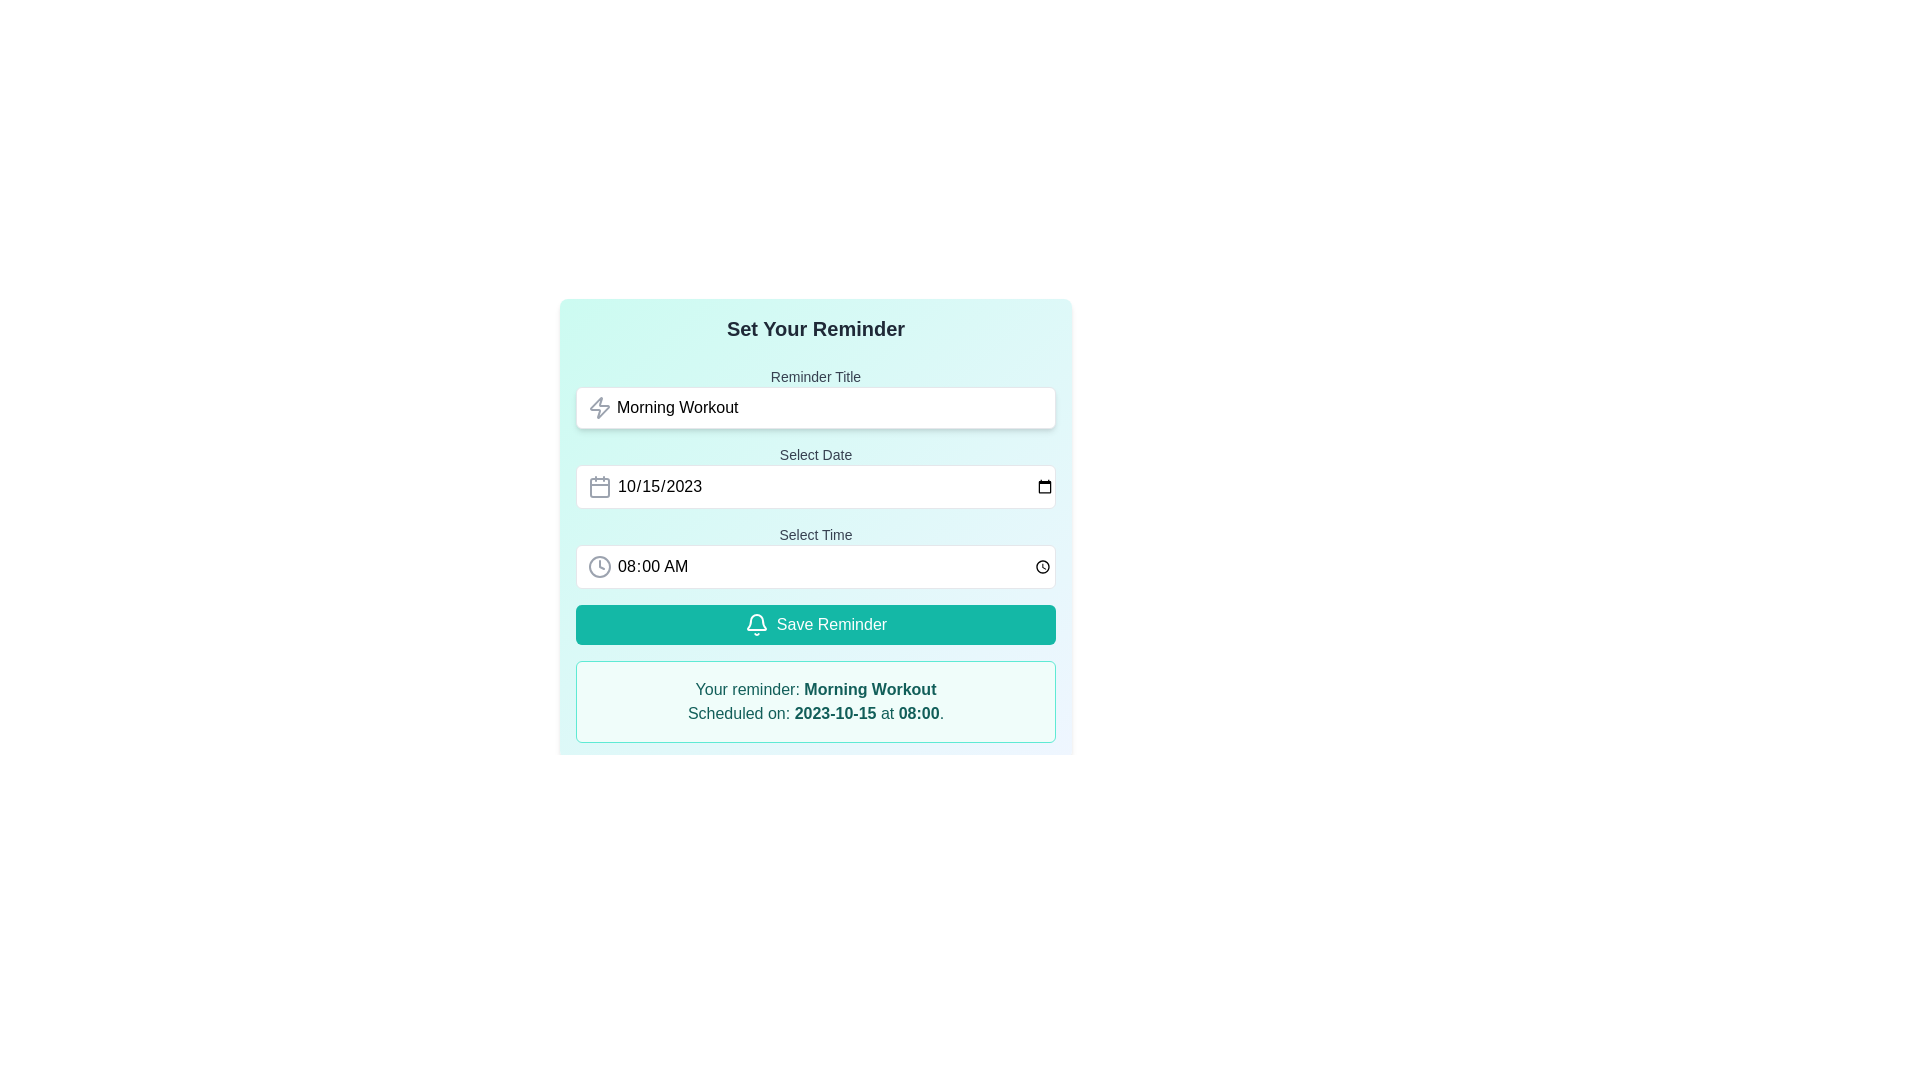  What do you see at coordinates (835, 712) in the screenshot?
I see `the Text element that indicates the scheduled date for the reminder, positioned between 'Morning Workout' and '08:00' in the reminder announcement` at bounding box center [835, 712].